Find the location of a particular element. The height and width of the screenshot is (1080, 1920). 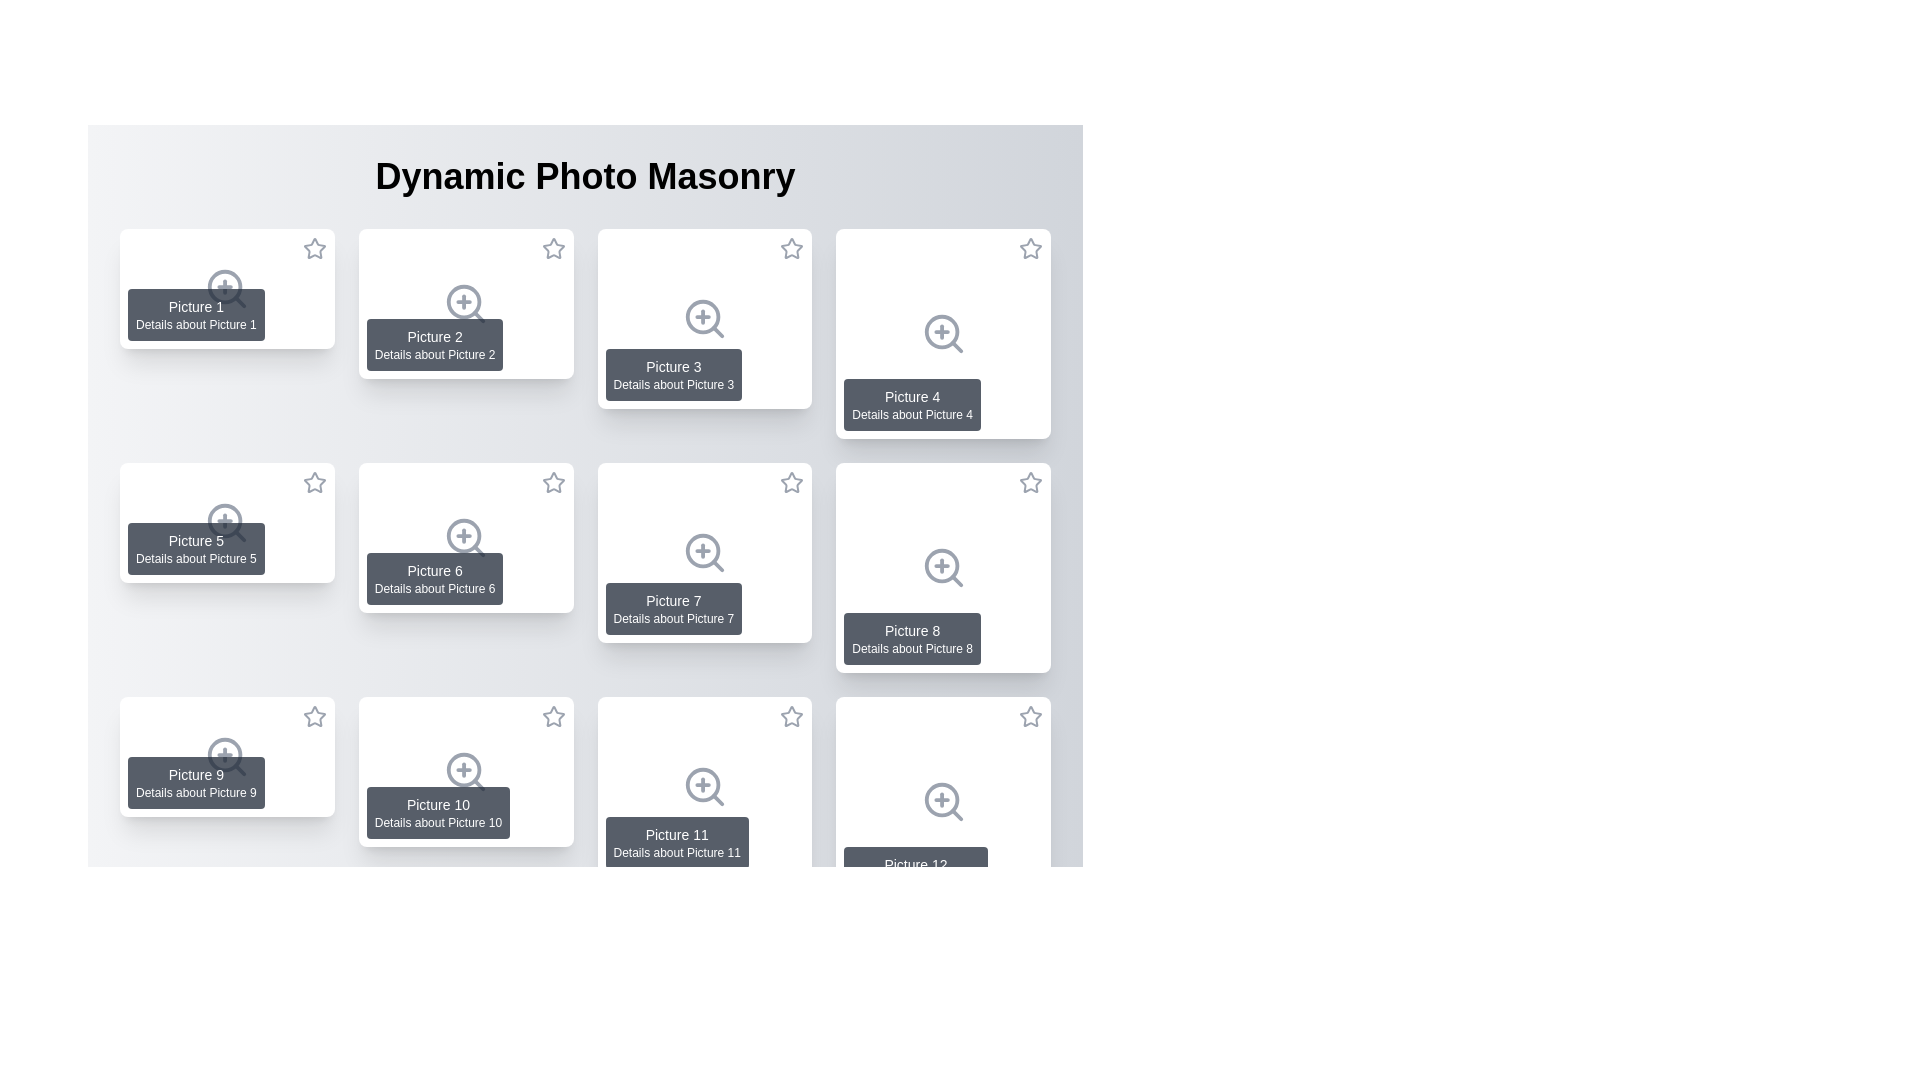

the star icon button located at the top-right corner of the card labeled 'Picture 6' is located at coordinates (553, 482).